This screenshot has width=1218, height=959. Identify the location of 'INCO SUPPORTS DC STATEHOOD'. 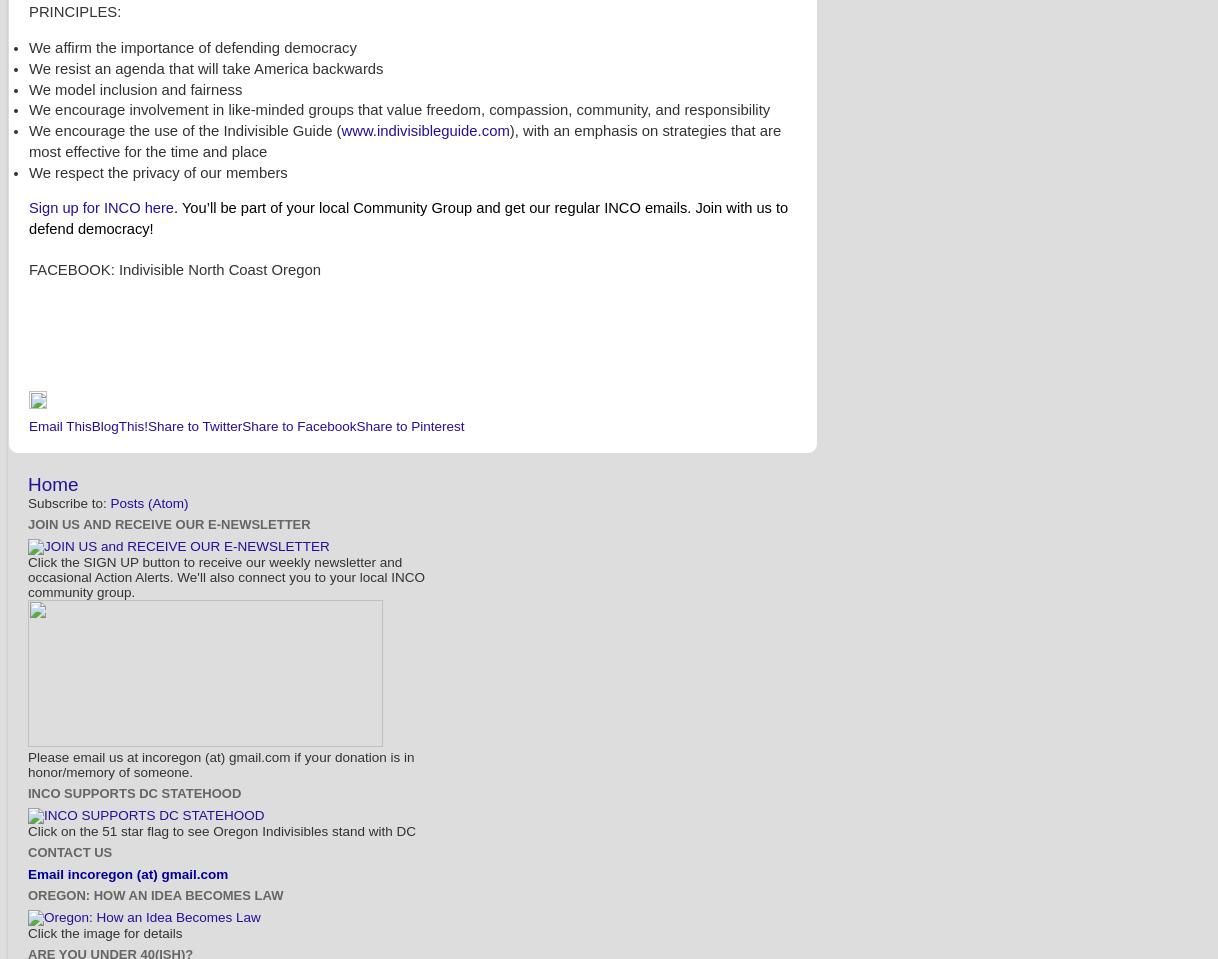
(133, 793).